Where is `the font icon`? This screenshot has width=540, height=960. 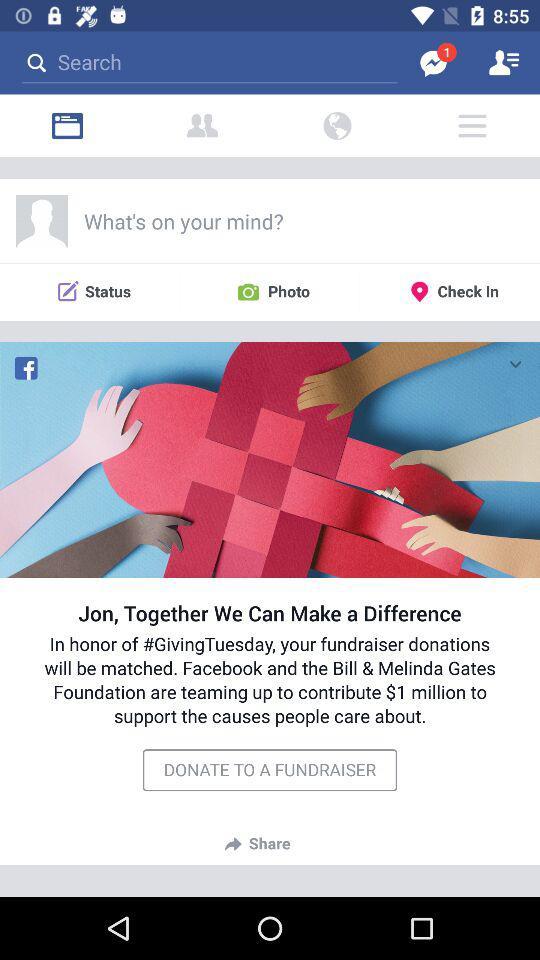 the font icon is located at coordinates (202, 125).